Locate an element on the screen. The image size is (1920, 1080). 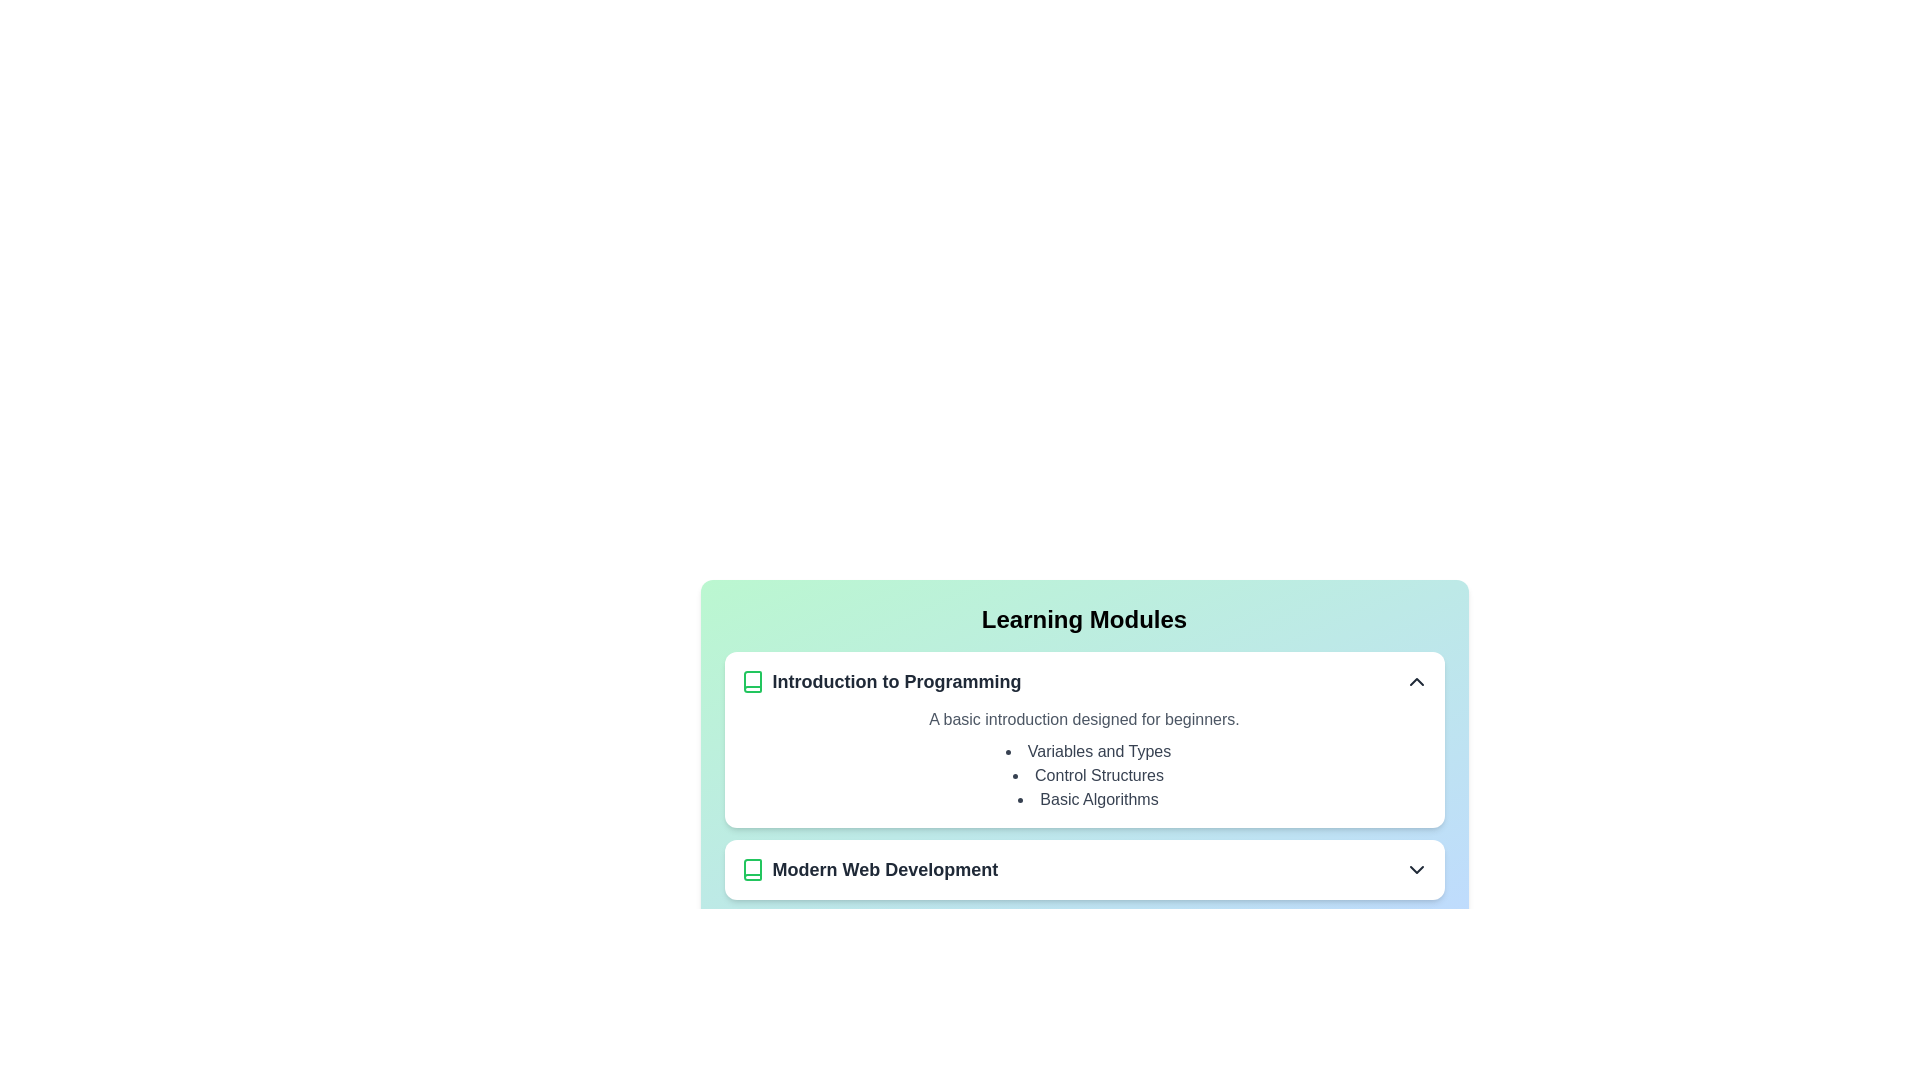
the individual topics in the 'Introduction to Programming' Collapsible Section is located at coordinates (1083, 774).